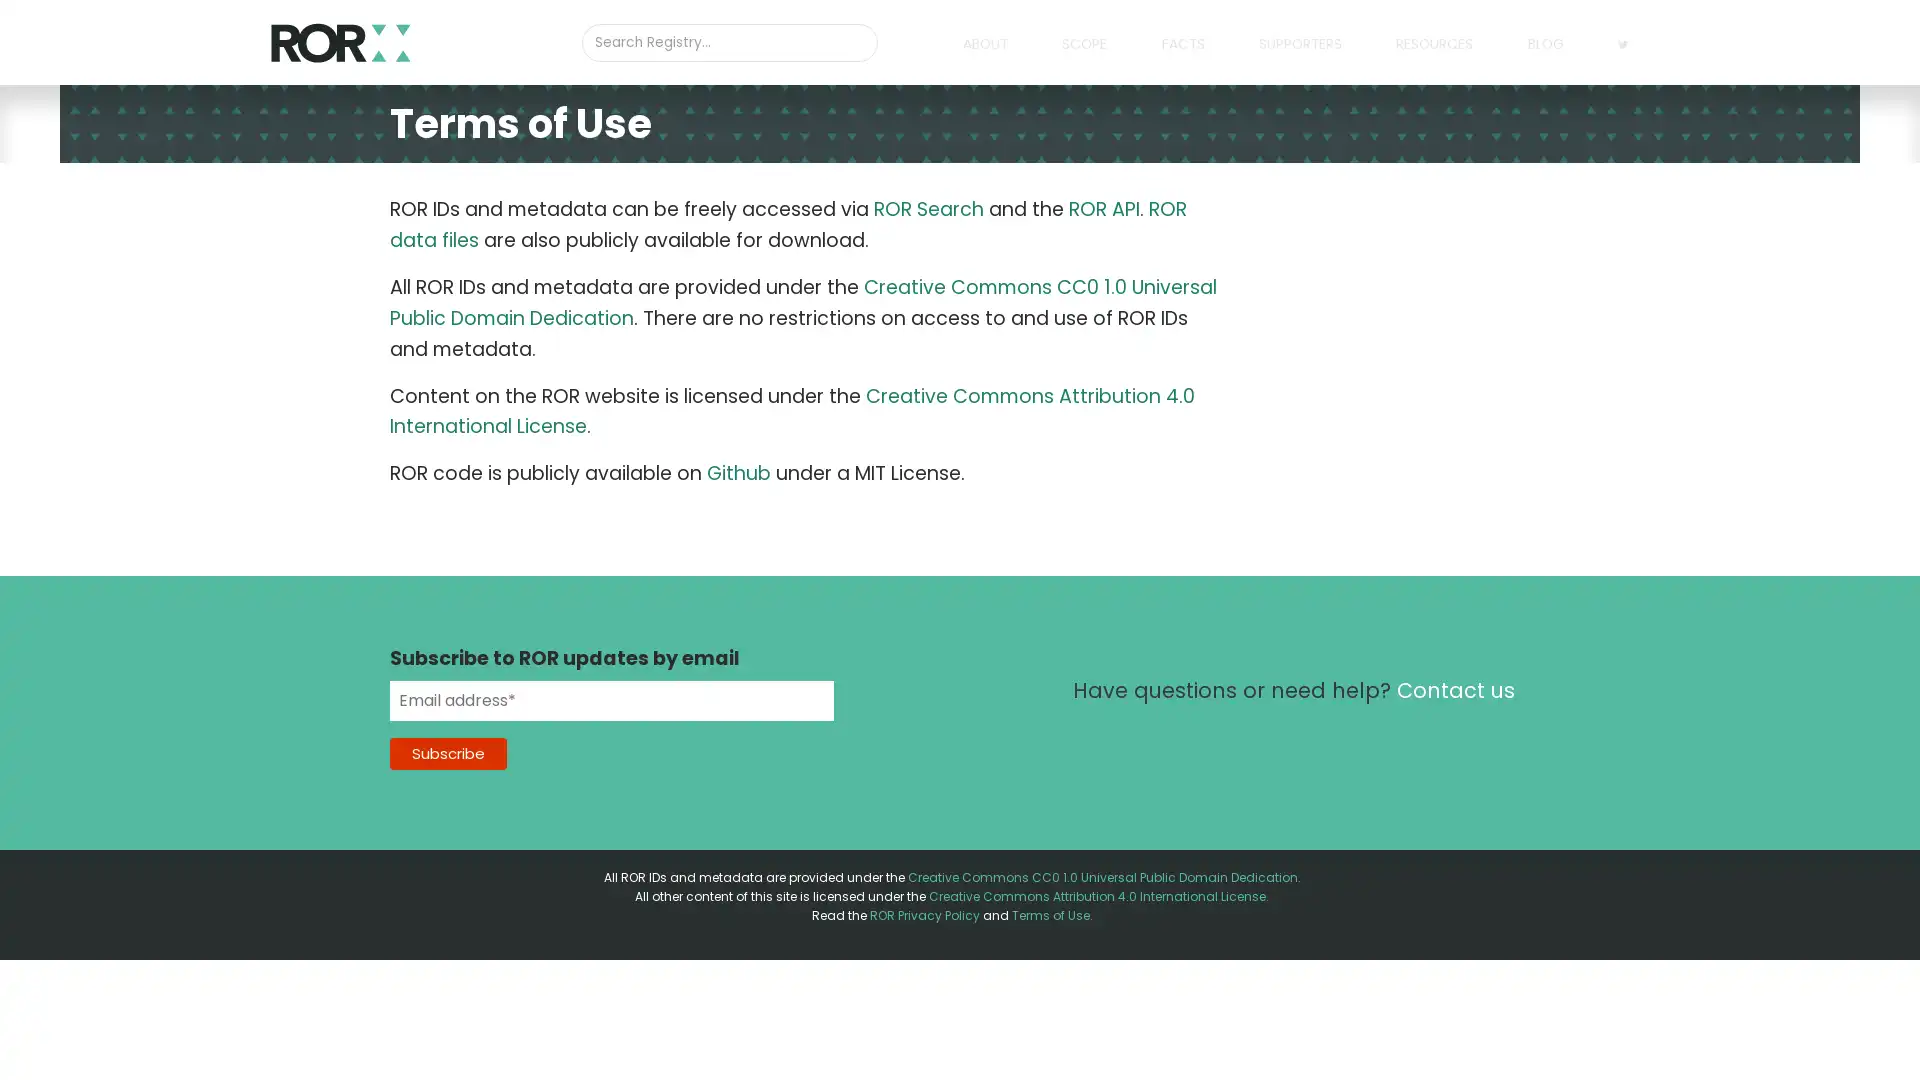 This screenshot has height=1080, width=1920. What do you see at coordinates (447, 752) in the screenshot?
I see `Subscribe` at bounding box center [447, 752].